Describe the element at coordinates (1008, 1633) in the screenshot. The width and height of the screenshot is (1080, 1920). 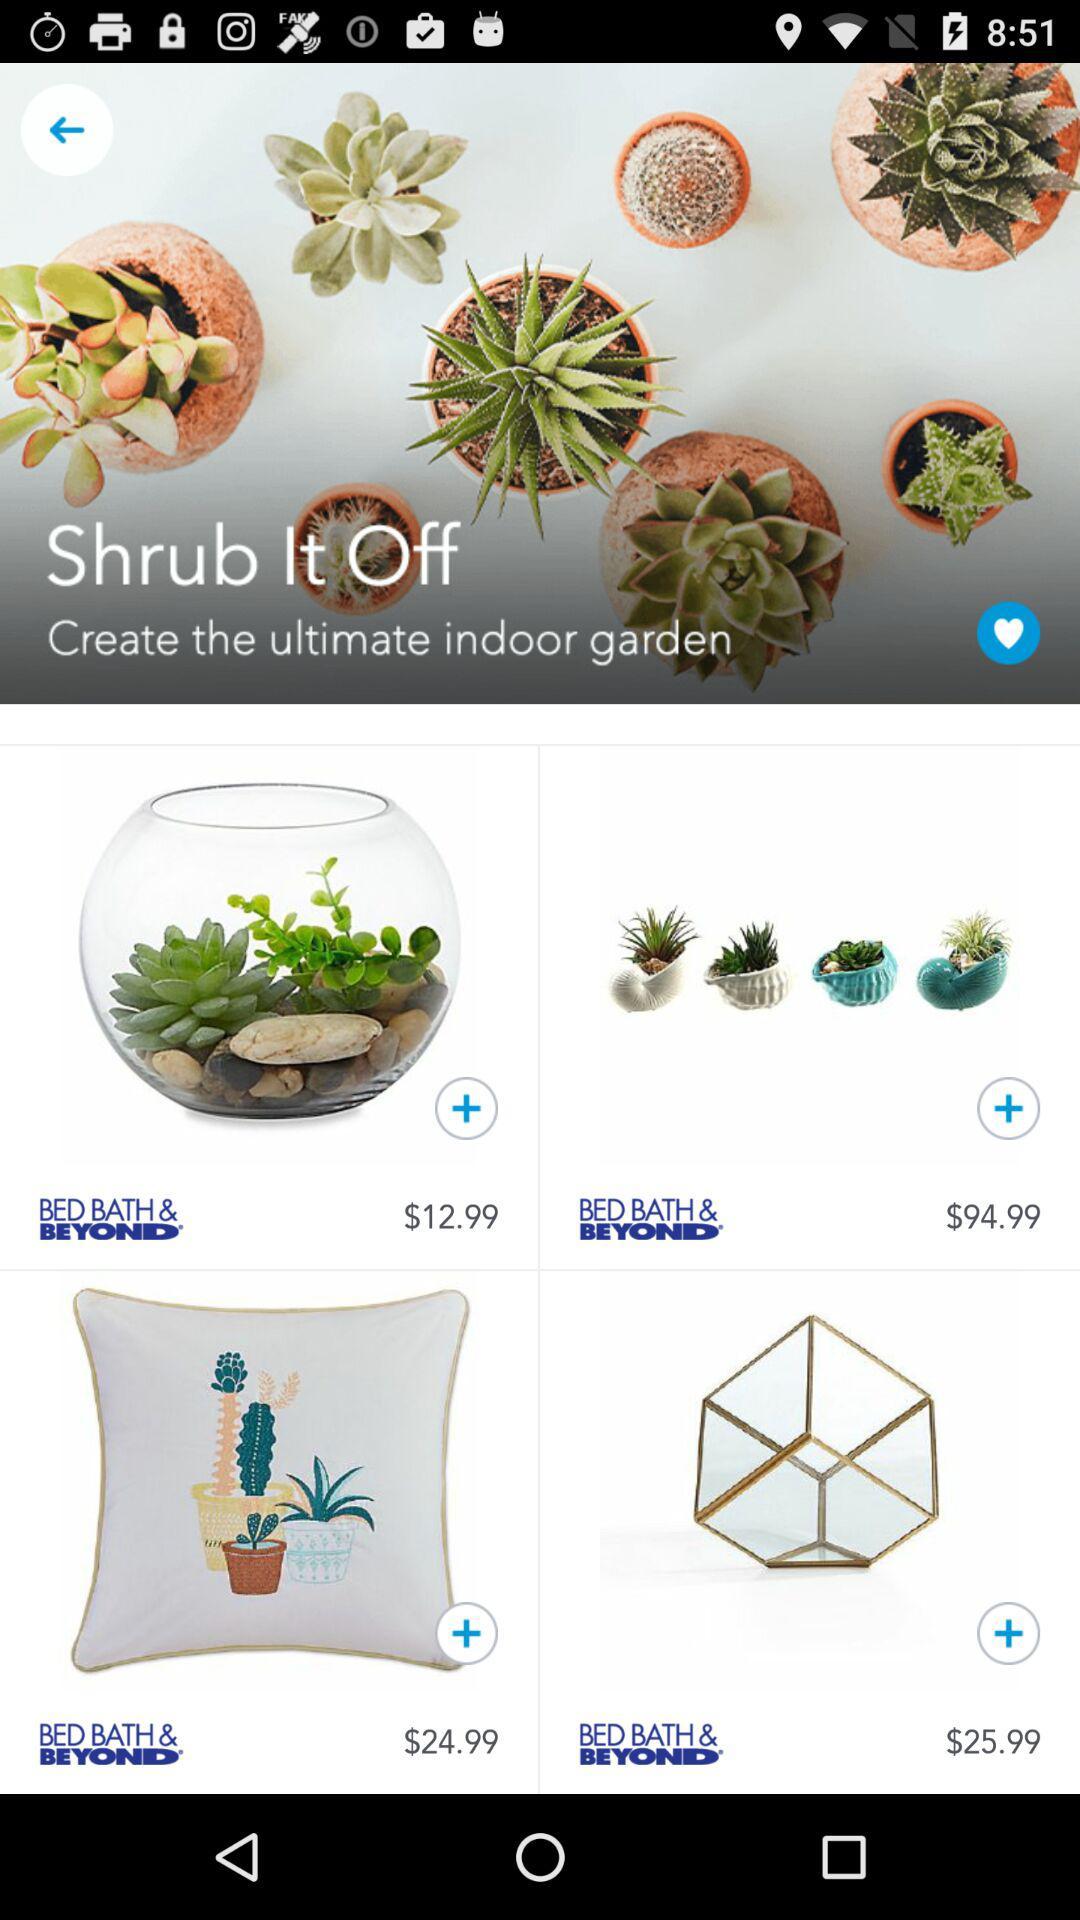
I see `item` at that location.